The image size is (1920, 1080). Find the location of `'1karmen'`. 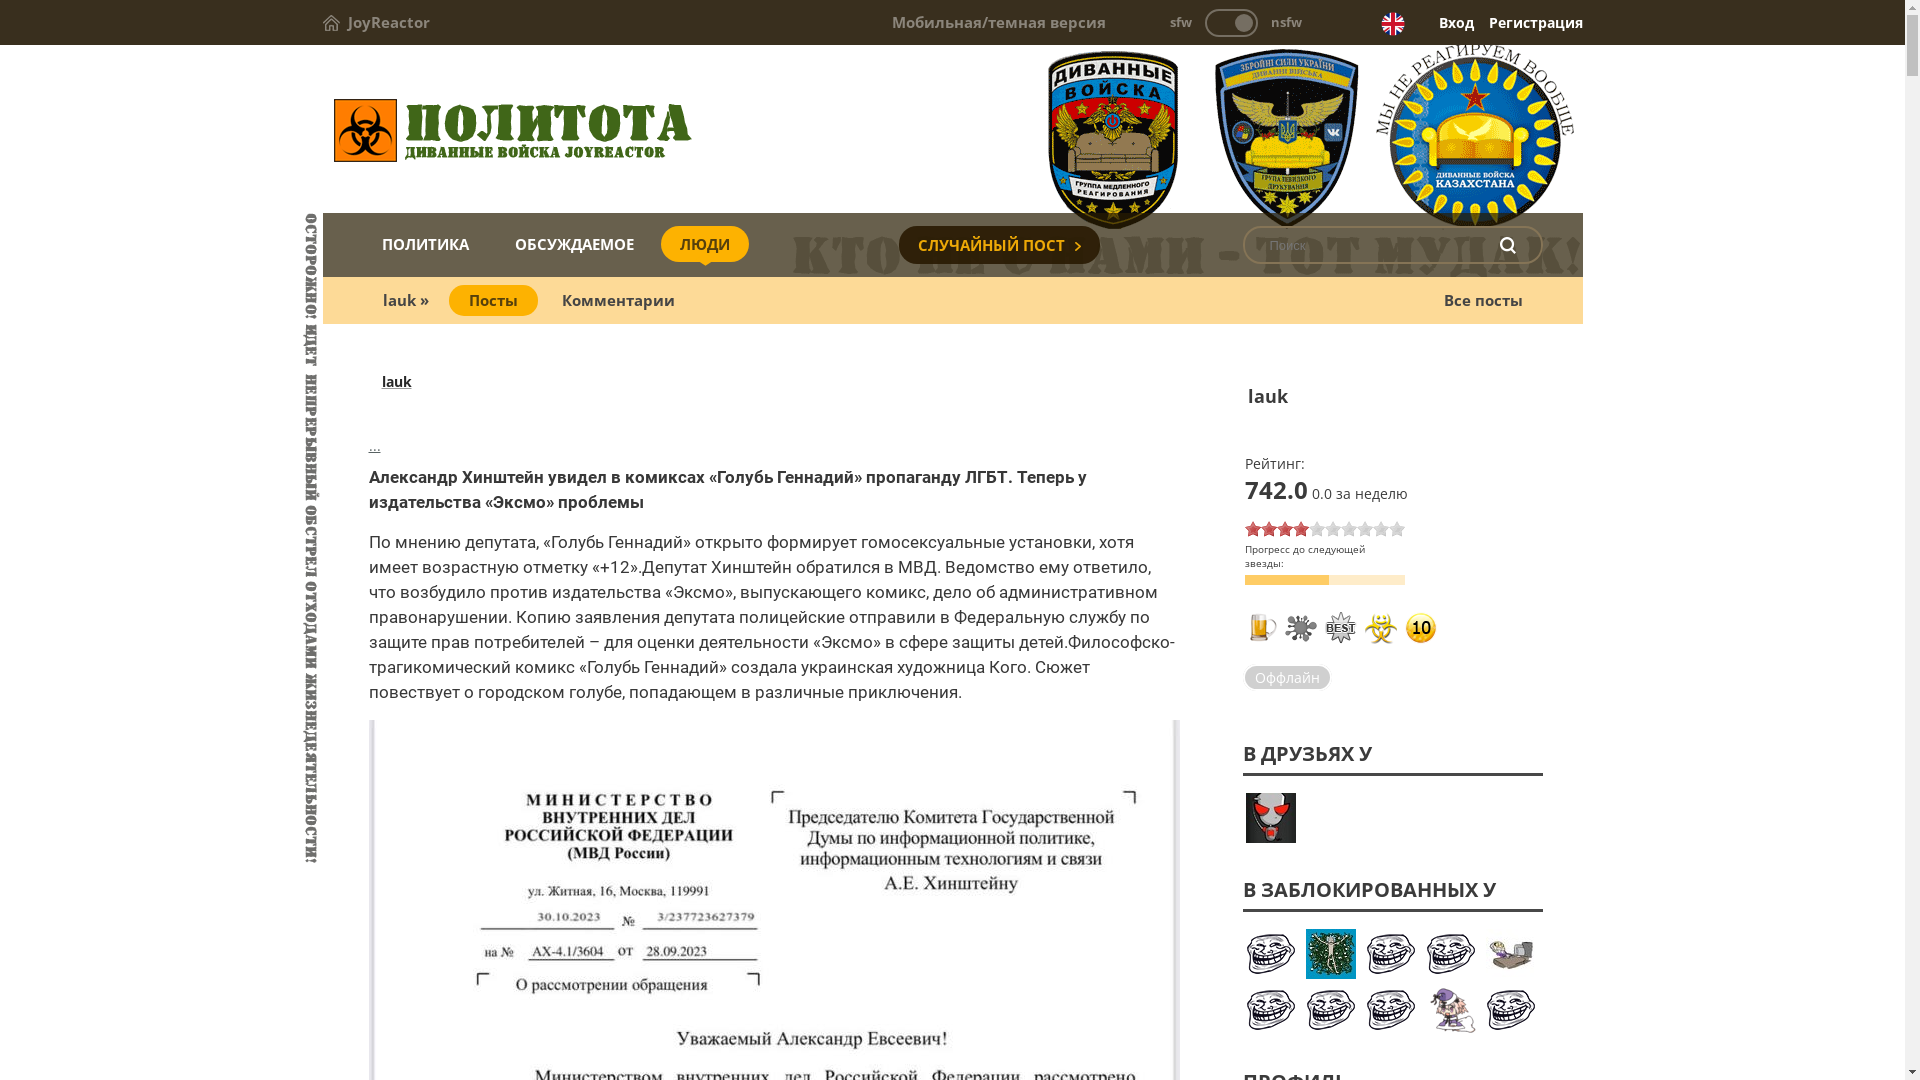

'1karmen' is located at coordinates (1511, 952).